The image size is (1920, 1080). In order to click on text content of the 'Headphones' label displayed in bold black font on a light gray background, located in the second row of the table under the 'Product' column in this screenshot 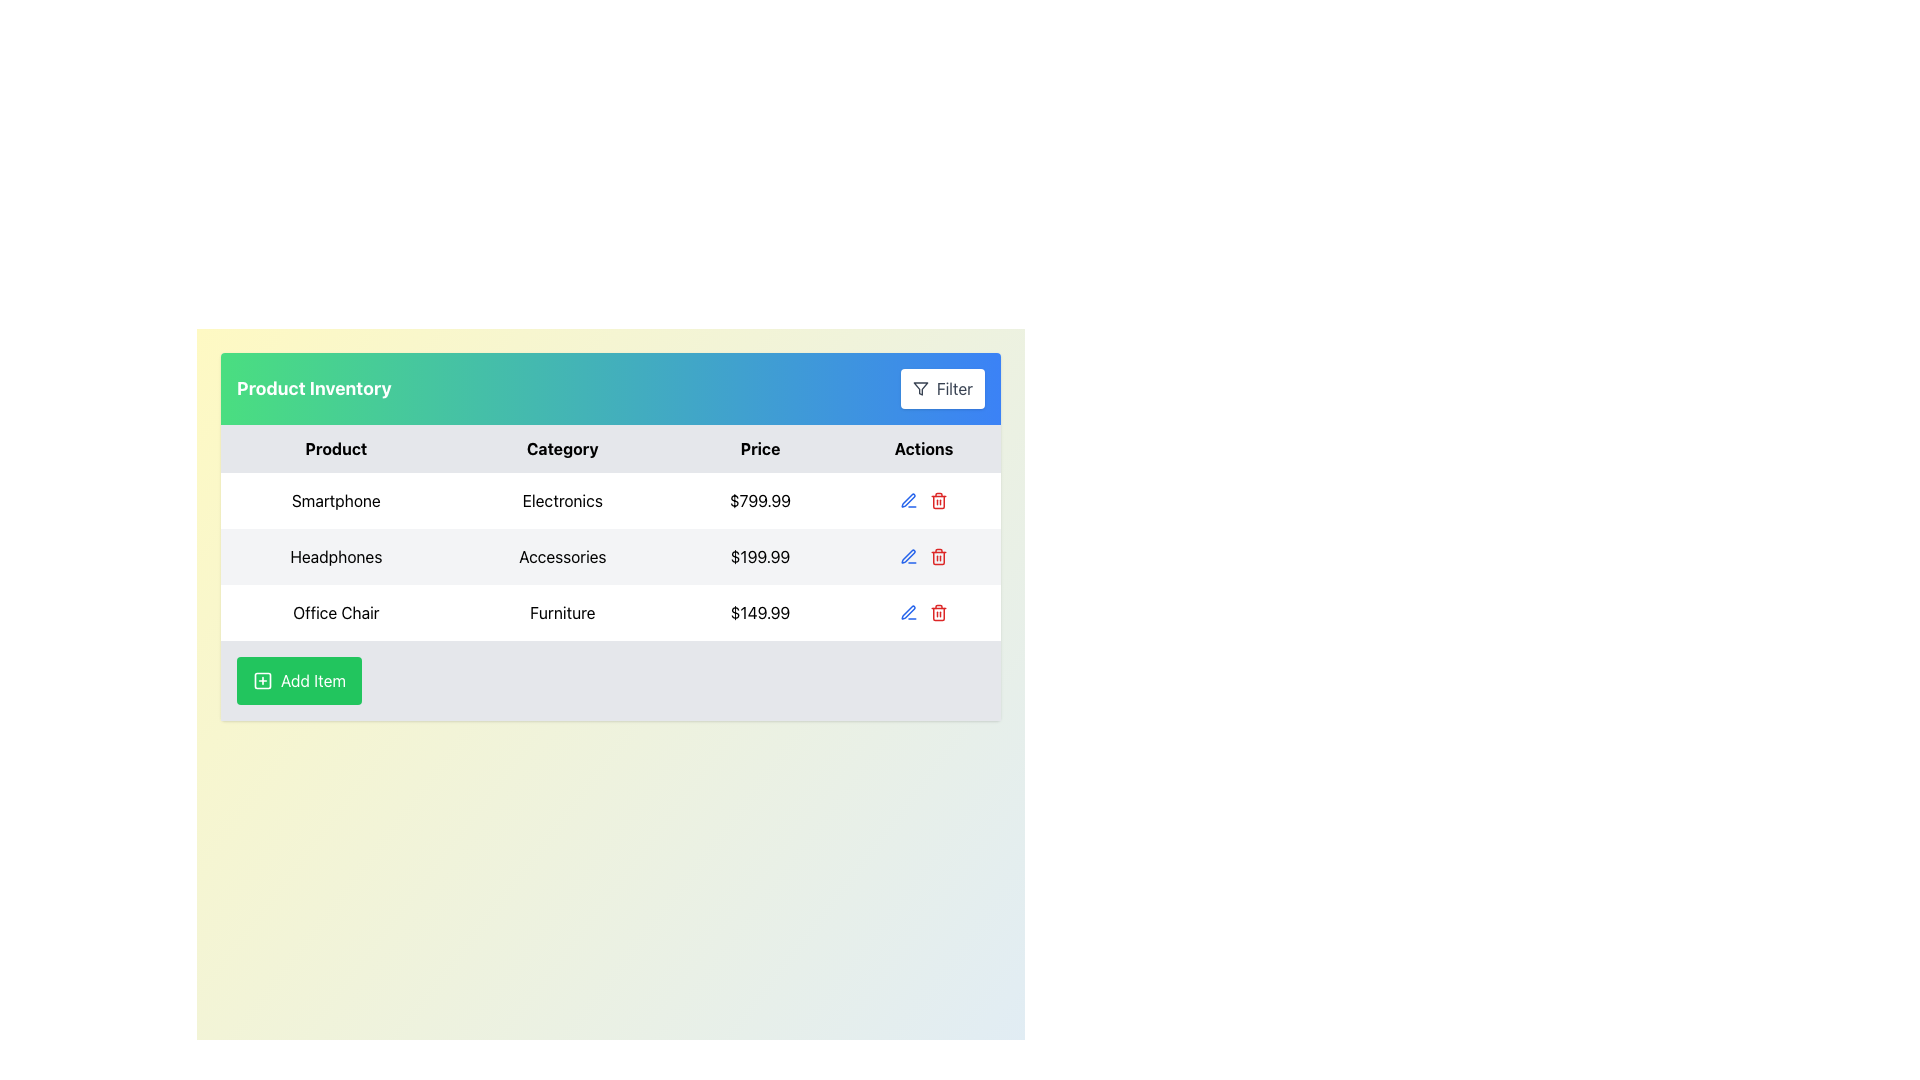, I will do `click(336, 556)`.